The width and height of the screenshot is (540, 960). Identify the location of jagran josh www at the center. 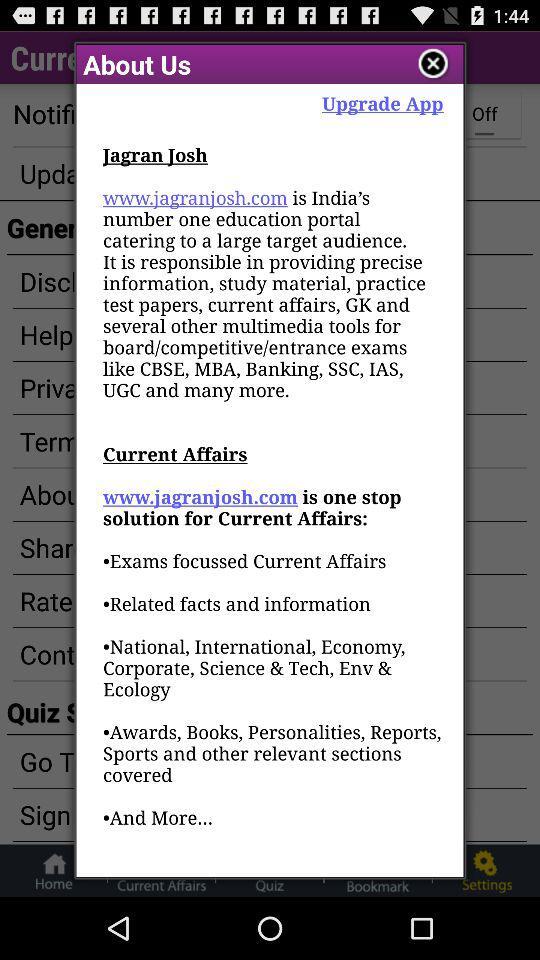
(272, 508).